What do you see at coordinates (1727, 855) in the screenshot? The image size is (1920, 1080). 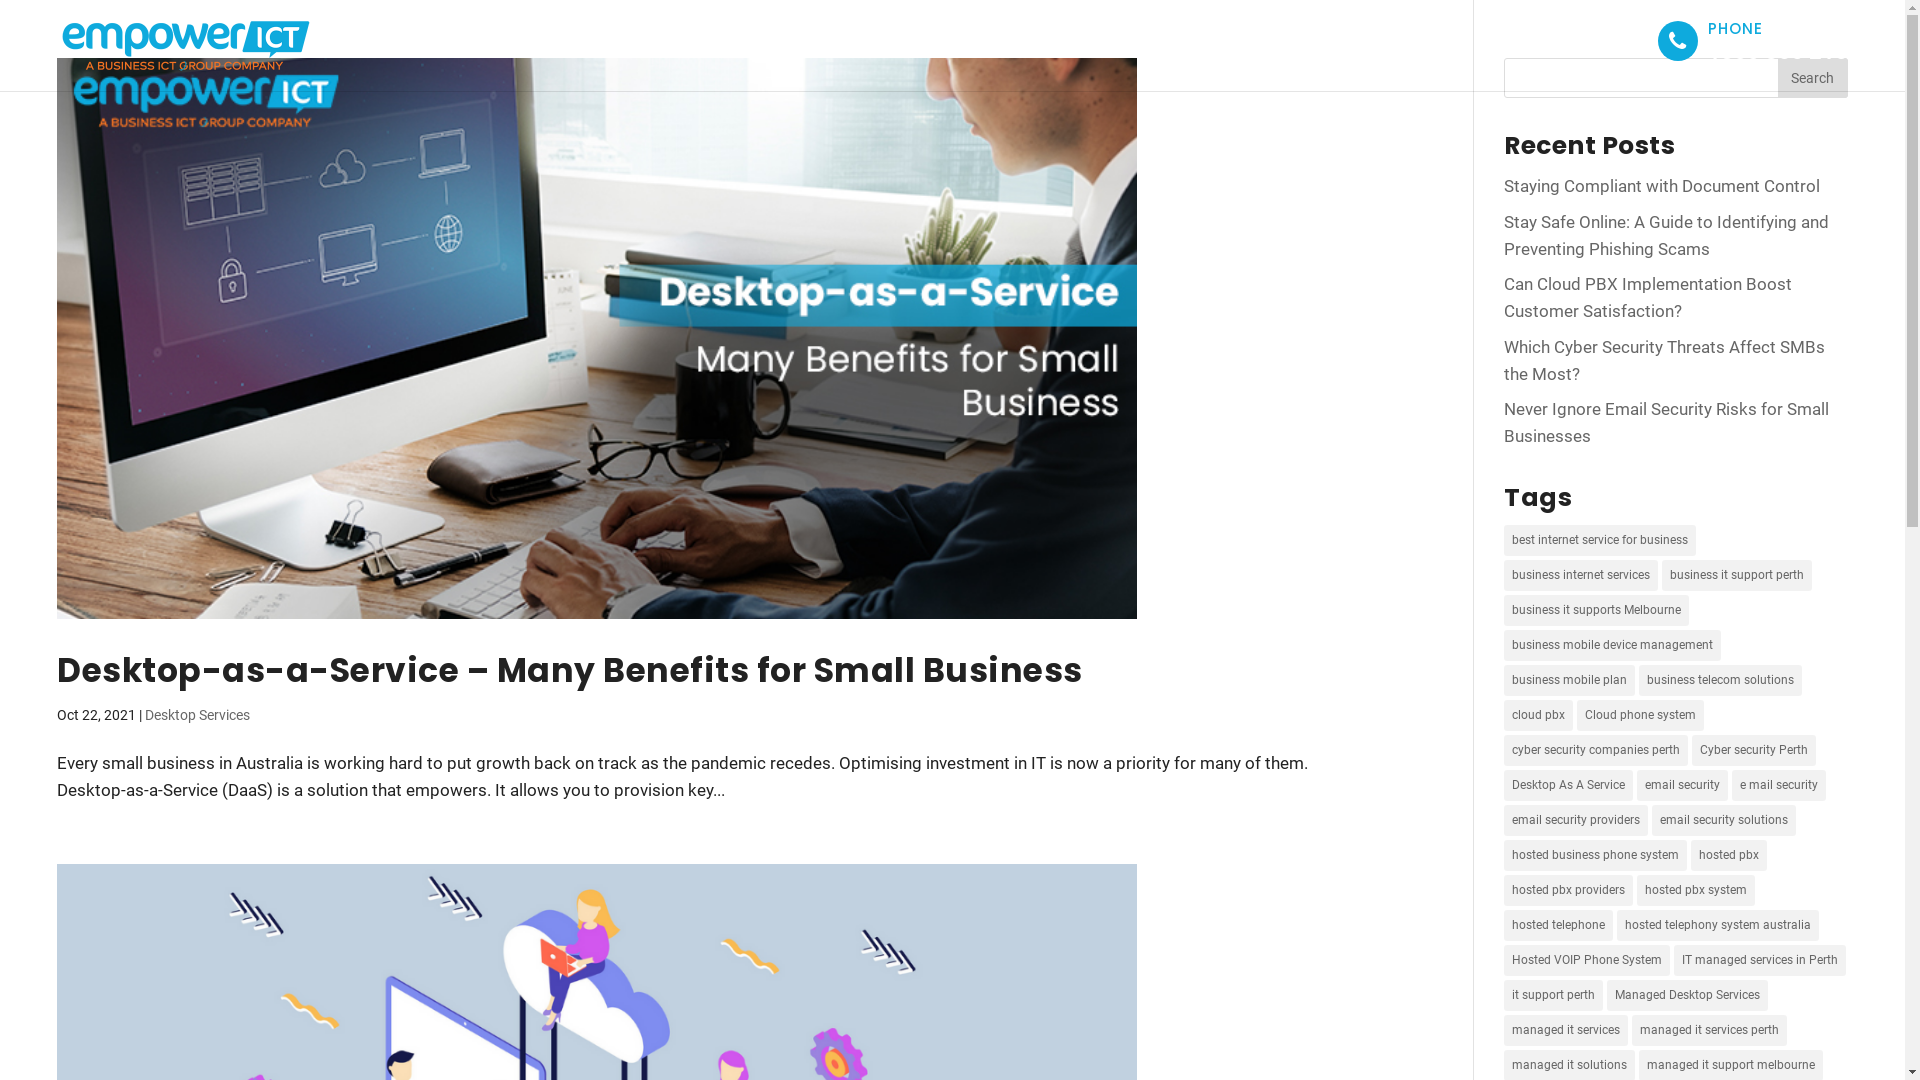 I see `'hosted pbx'` at bounding box center [1727, 855].